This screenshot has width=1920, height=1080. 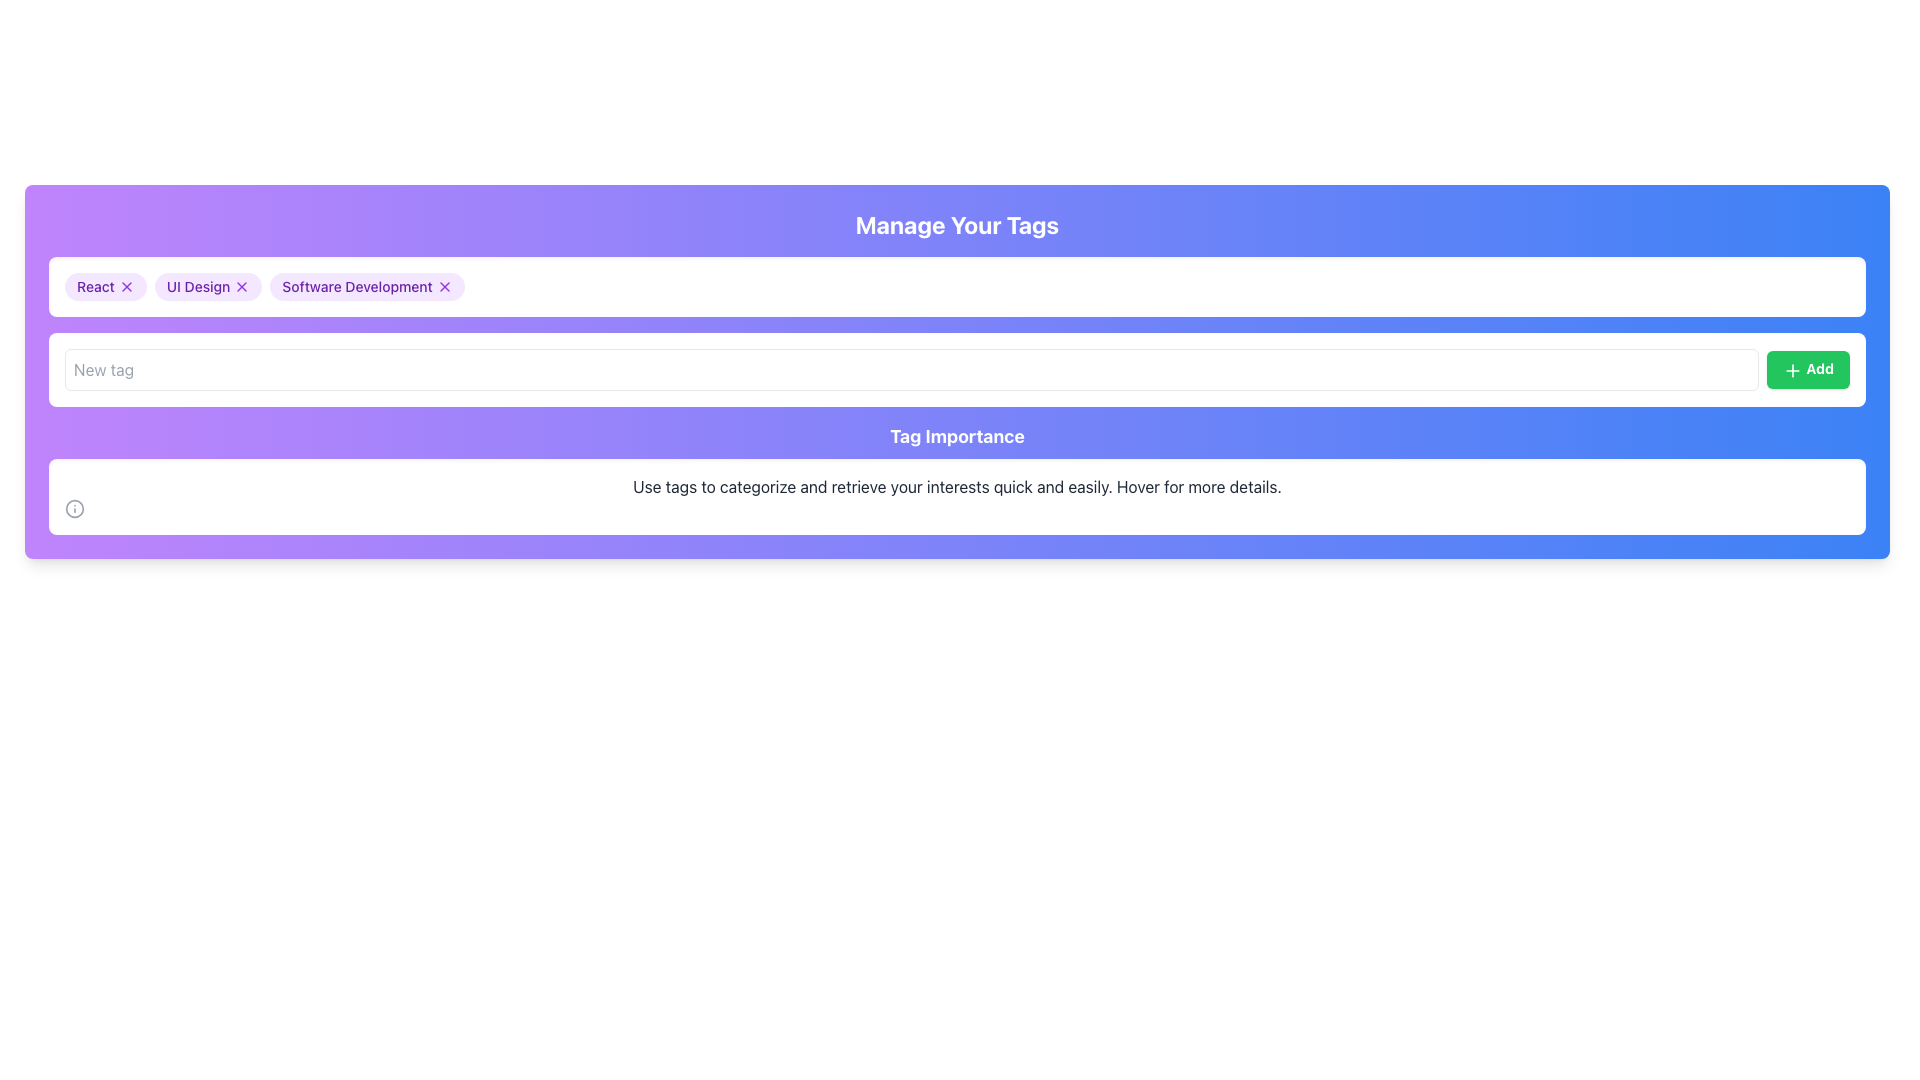 What do you see at coordinates (956, 224) in the screenshot?
I see `the Text Label that serves as the header for the section related to managing tags` at bounding box center [956, 224].